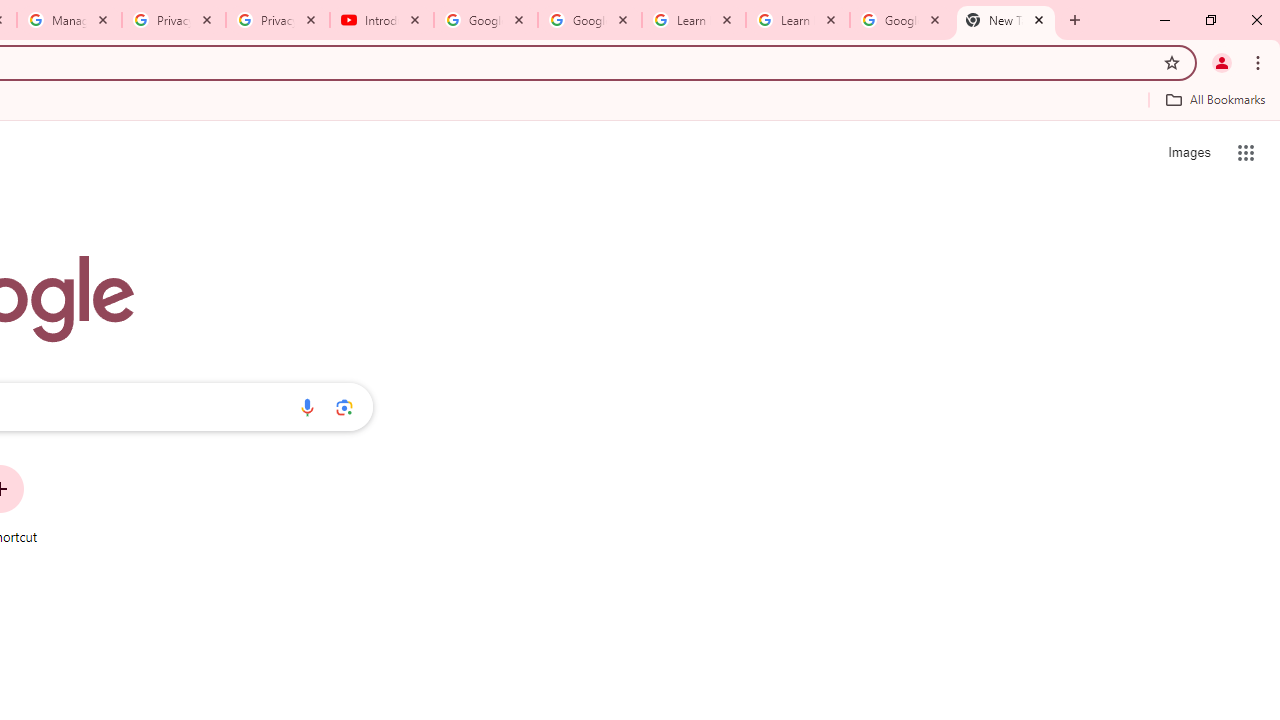  Describe the element at coordinates (1214, 99) in the screenshot. I see `'All Bookmarks'` at that location.